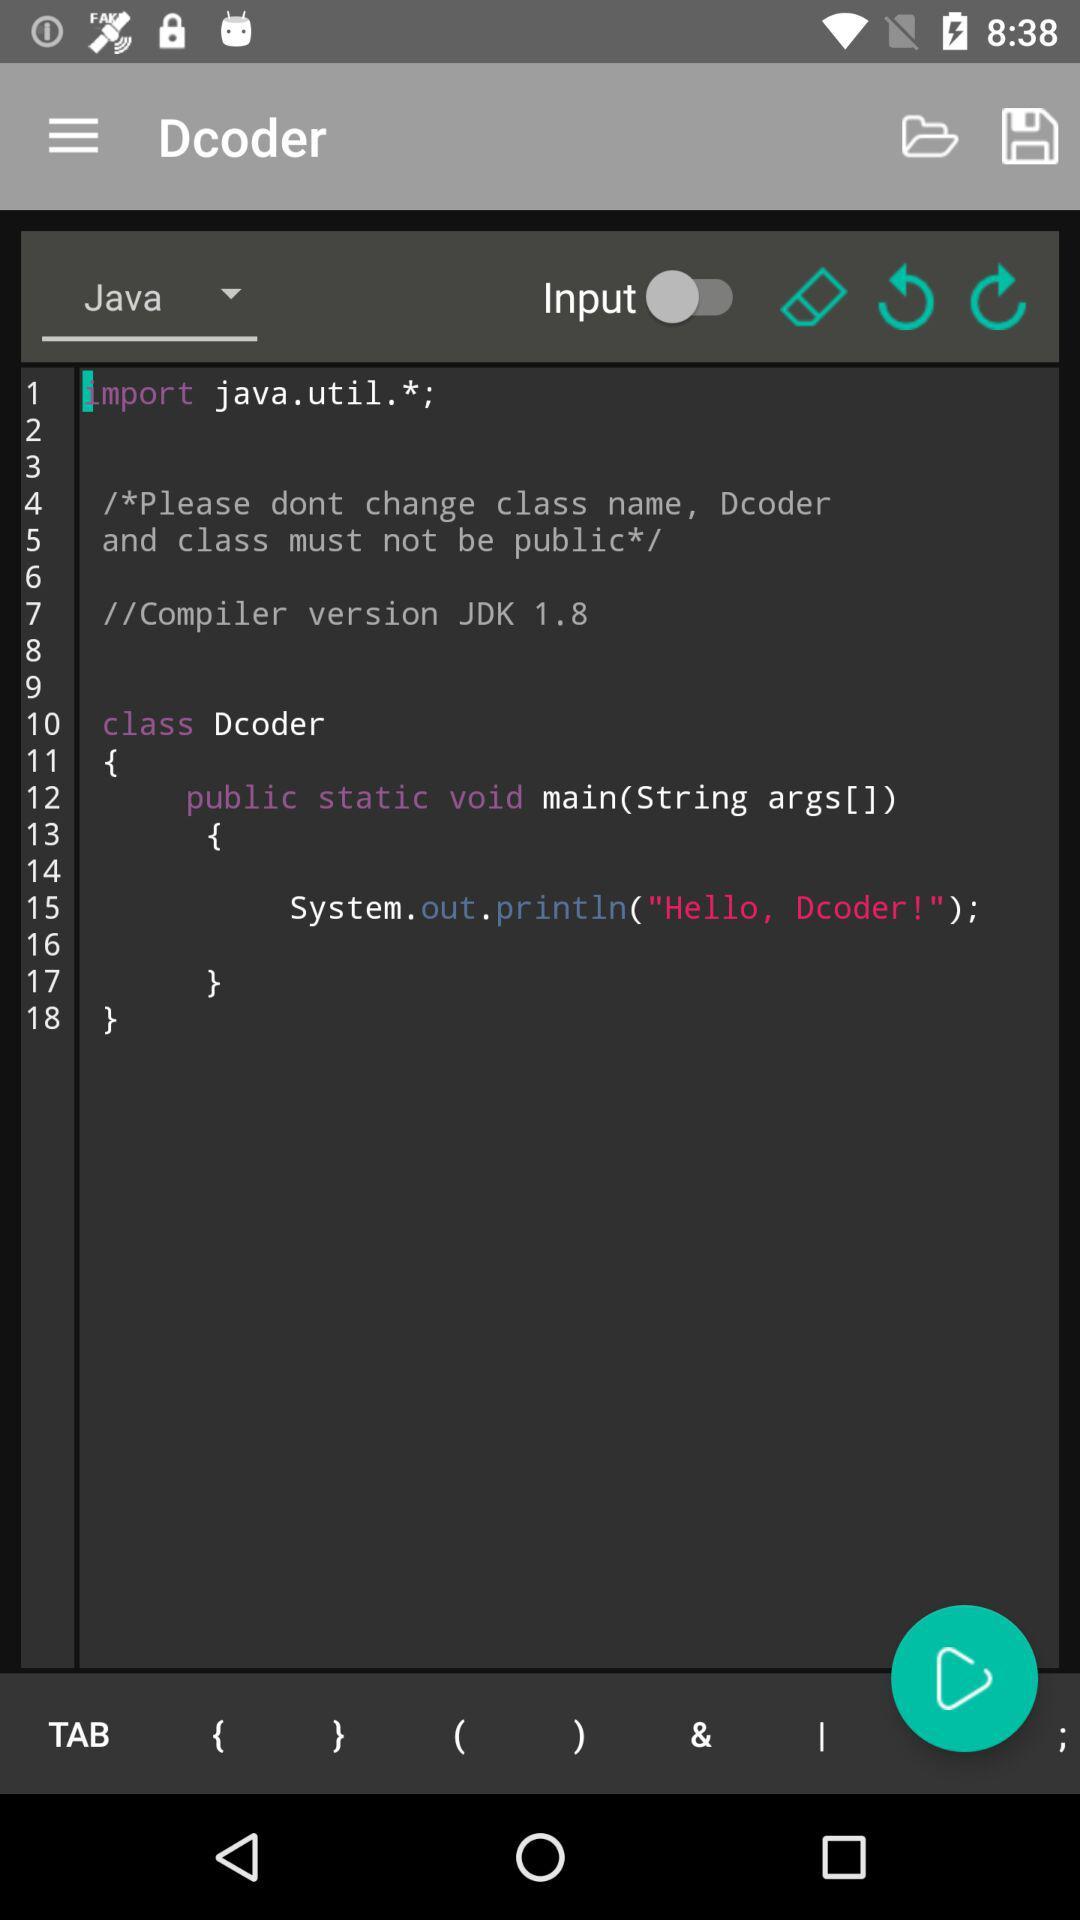 This screenshot has height=1920, width=1080. What do you see at coordinates (906, 295) in the screenshot?
I see `undo last action` at bounding box center [906, 295].